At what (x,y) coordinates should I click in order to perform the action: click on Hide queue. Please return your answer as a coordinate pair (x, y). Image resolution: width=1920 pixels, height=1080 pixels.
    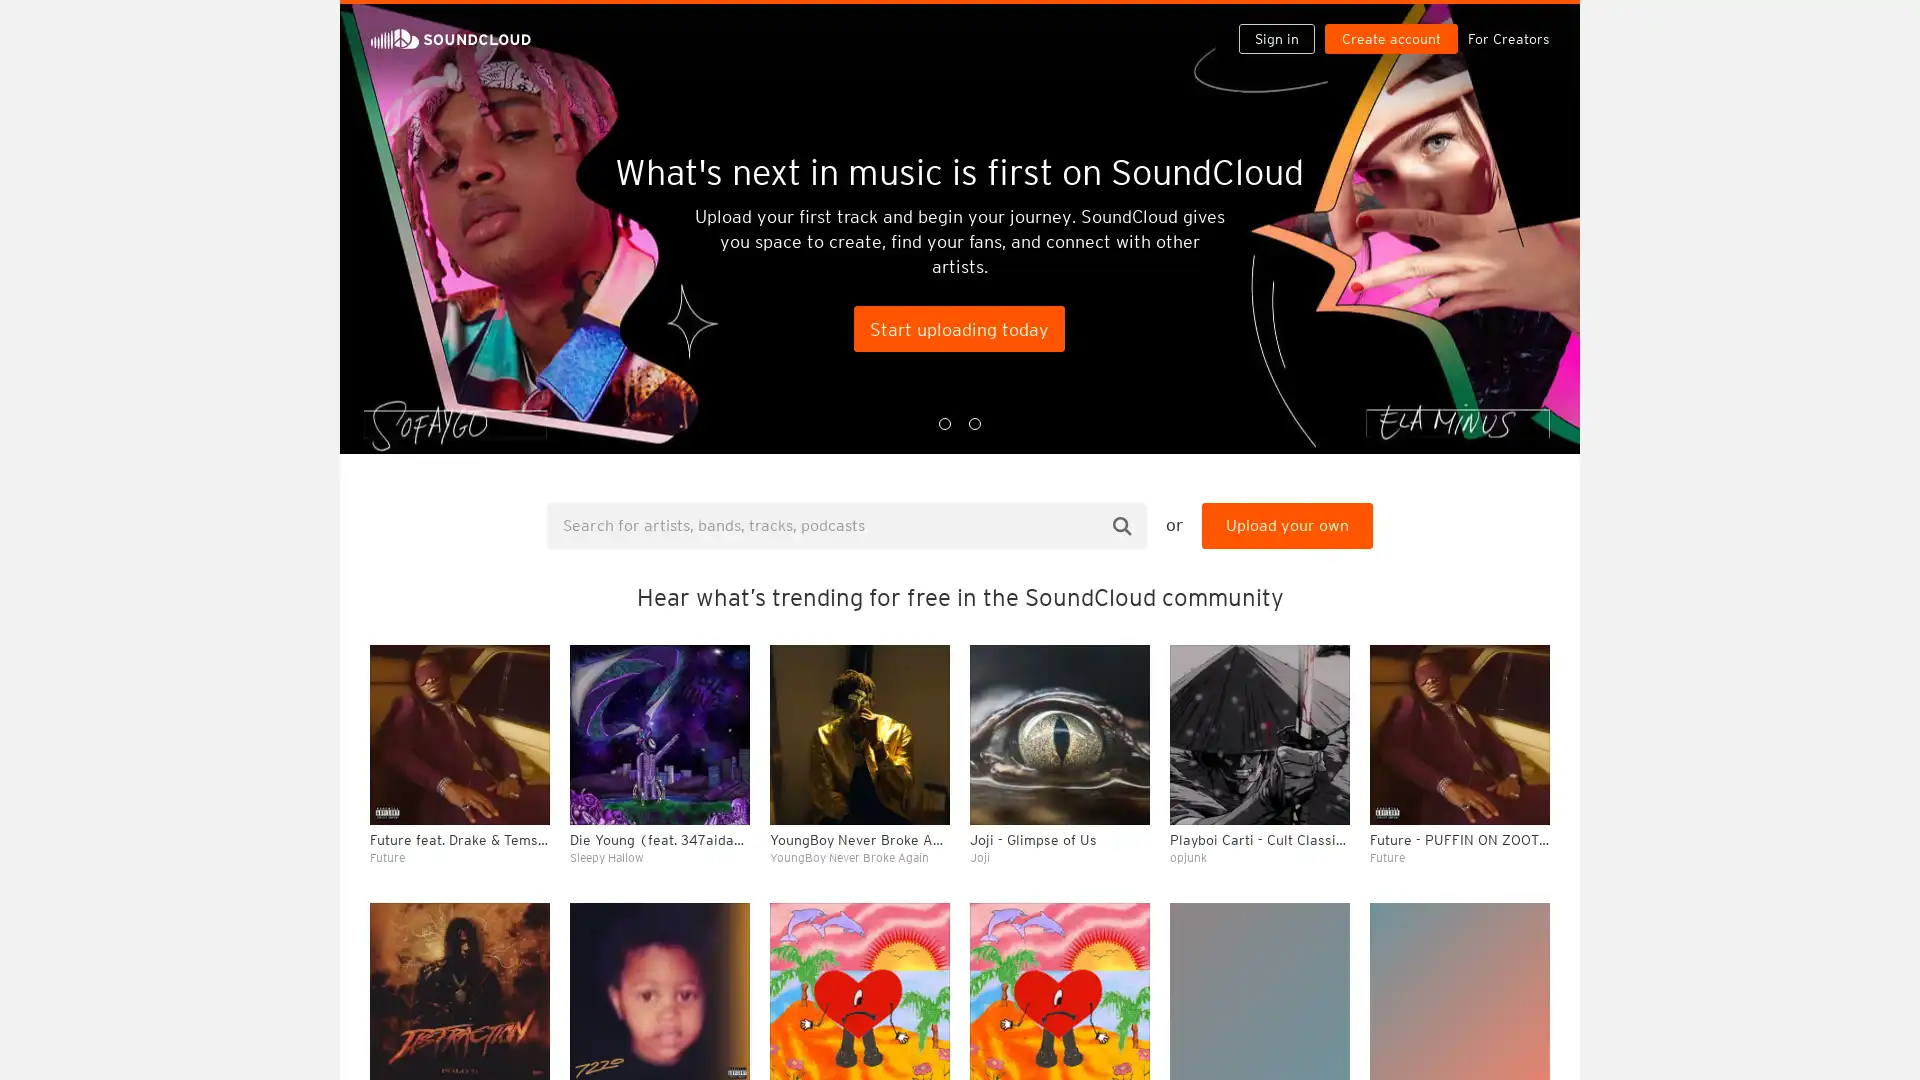
    Looking at the image, I should click on (1536, 546).